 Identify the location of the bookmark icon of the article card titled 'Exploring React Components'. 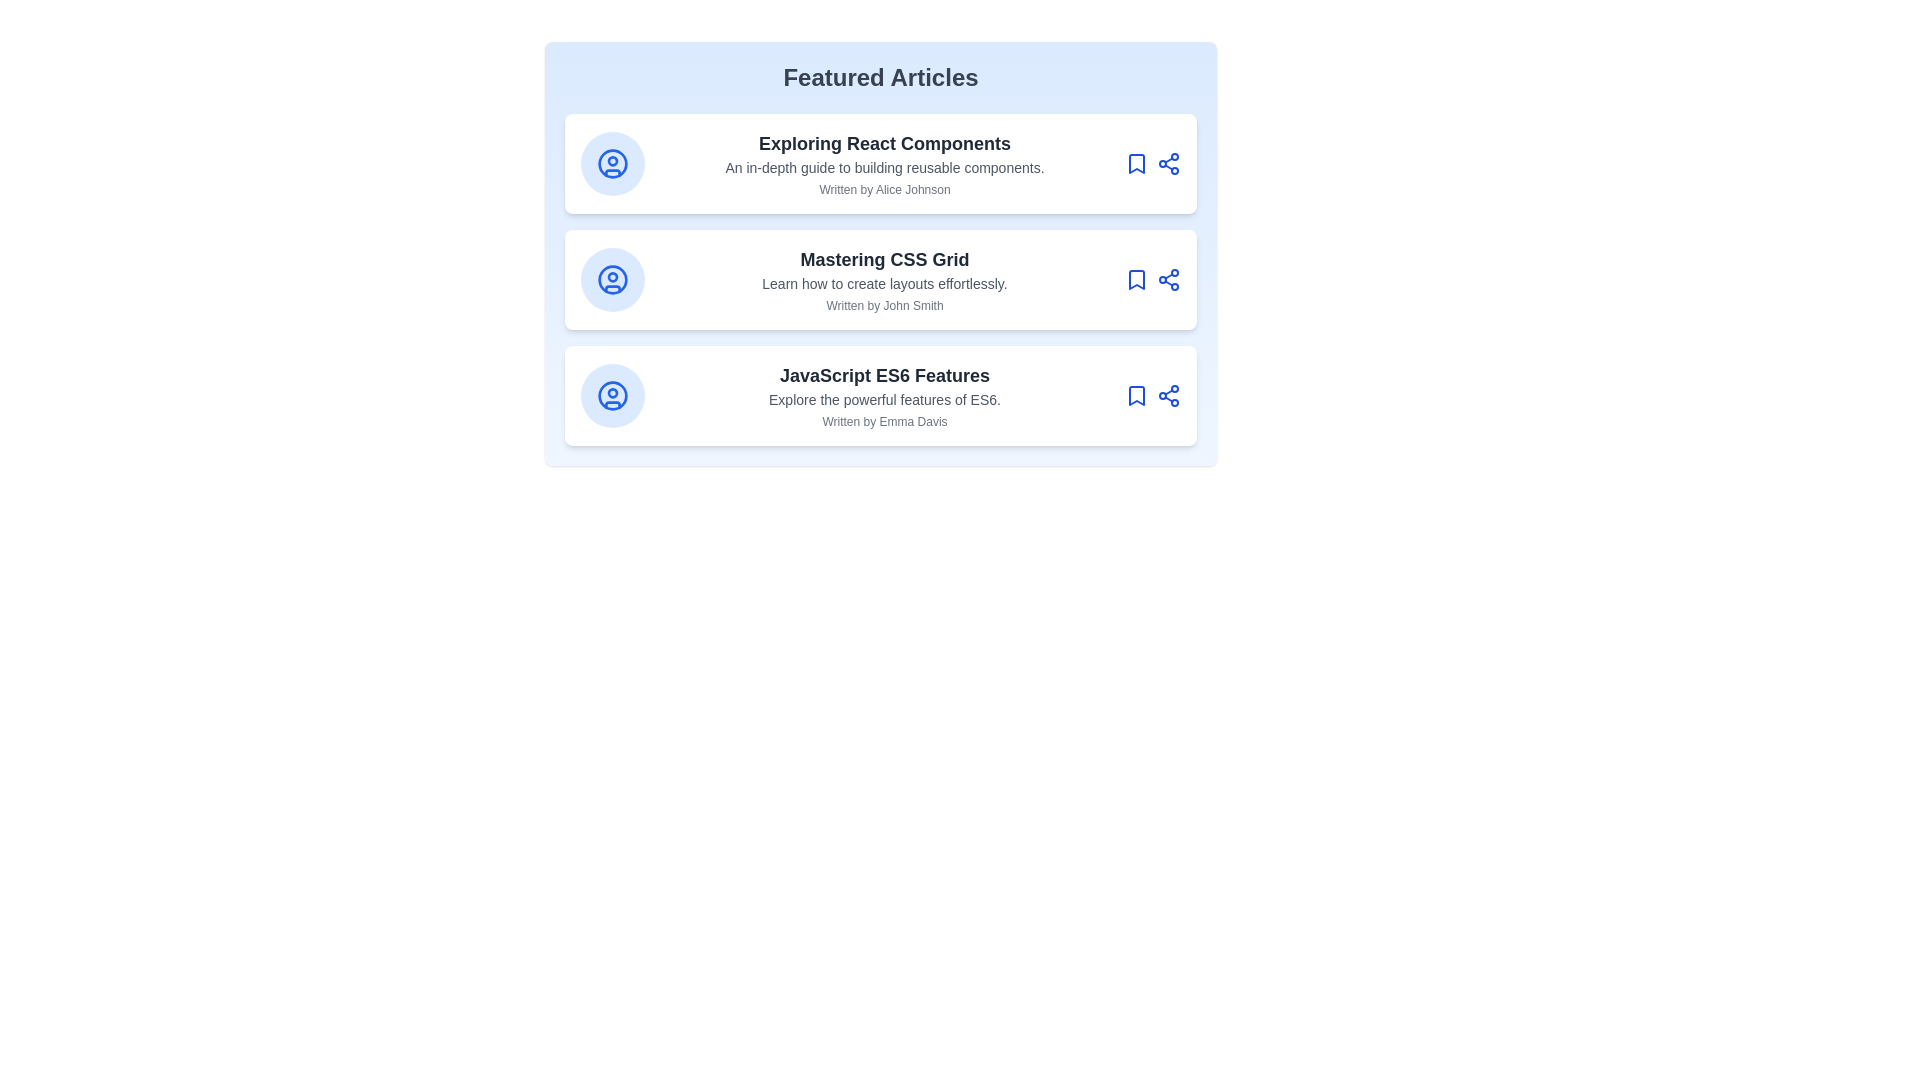
(1137, 163).